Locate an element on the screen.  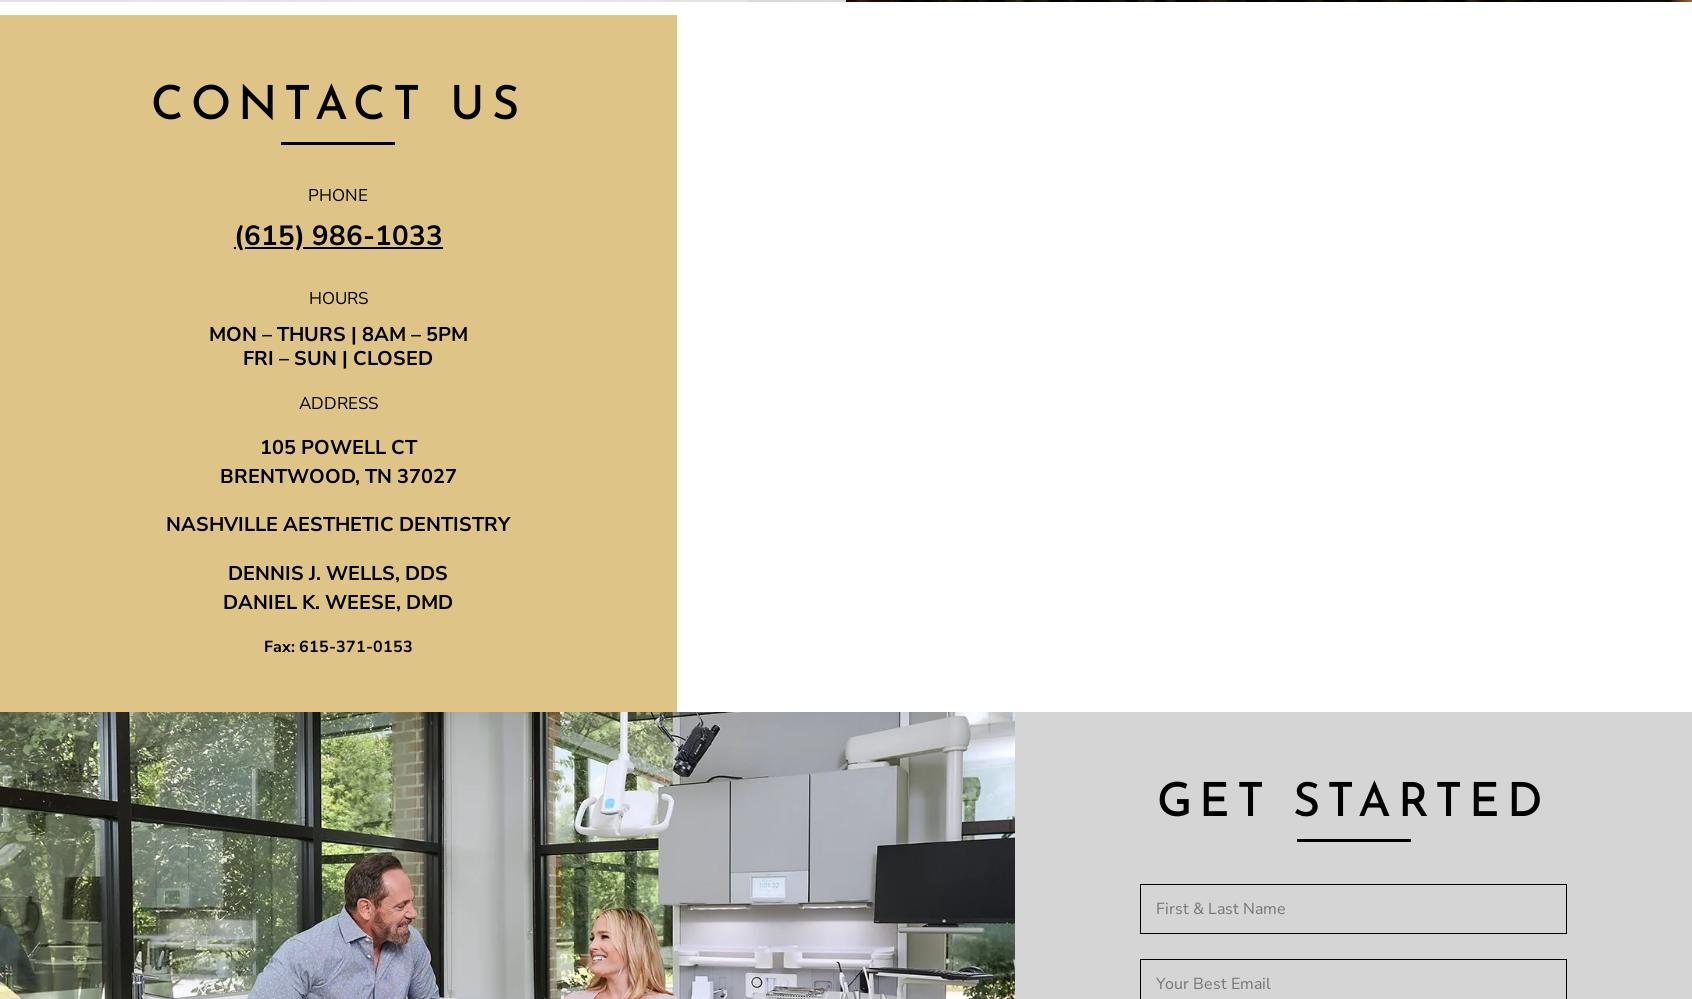
'NASHVILLE AESTHETIC DENTISTRY' is located at coordinates (164, 523).